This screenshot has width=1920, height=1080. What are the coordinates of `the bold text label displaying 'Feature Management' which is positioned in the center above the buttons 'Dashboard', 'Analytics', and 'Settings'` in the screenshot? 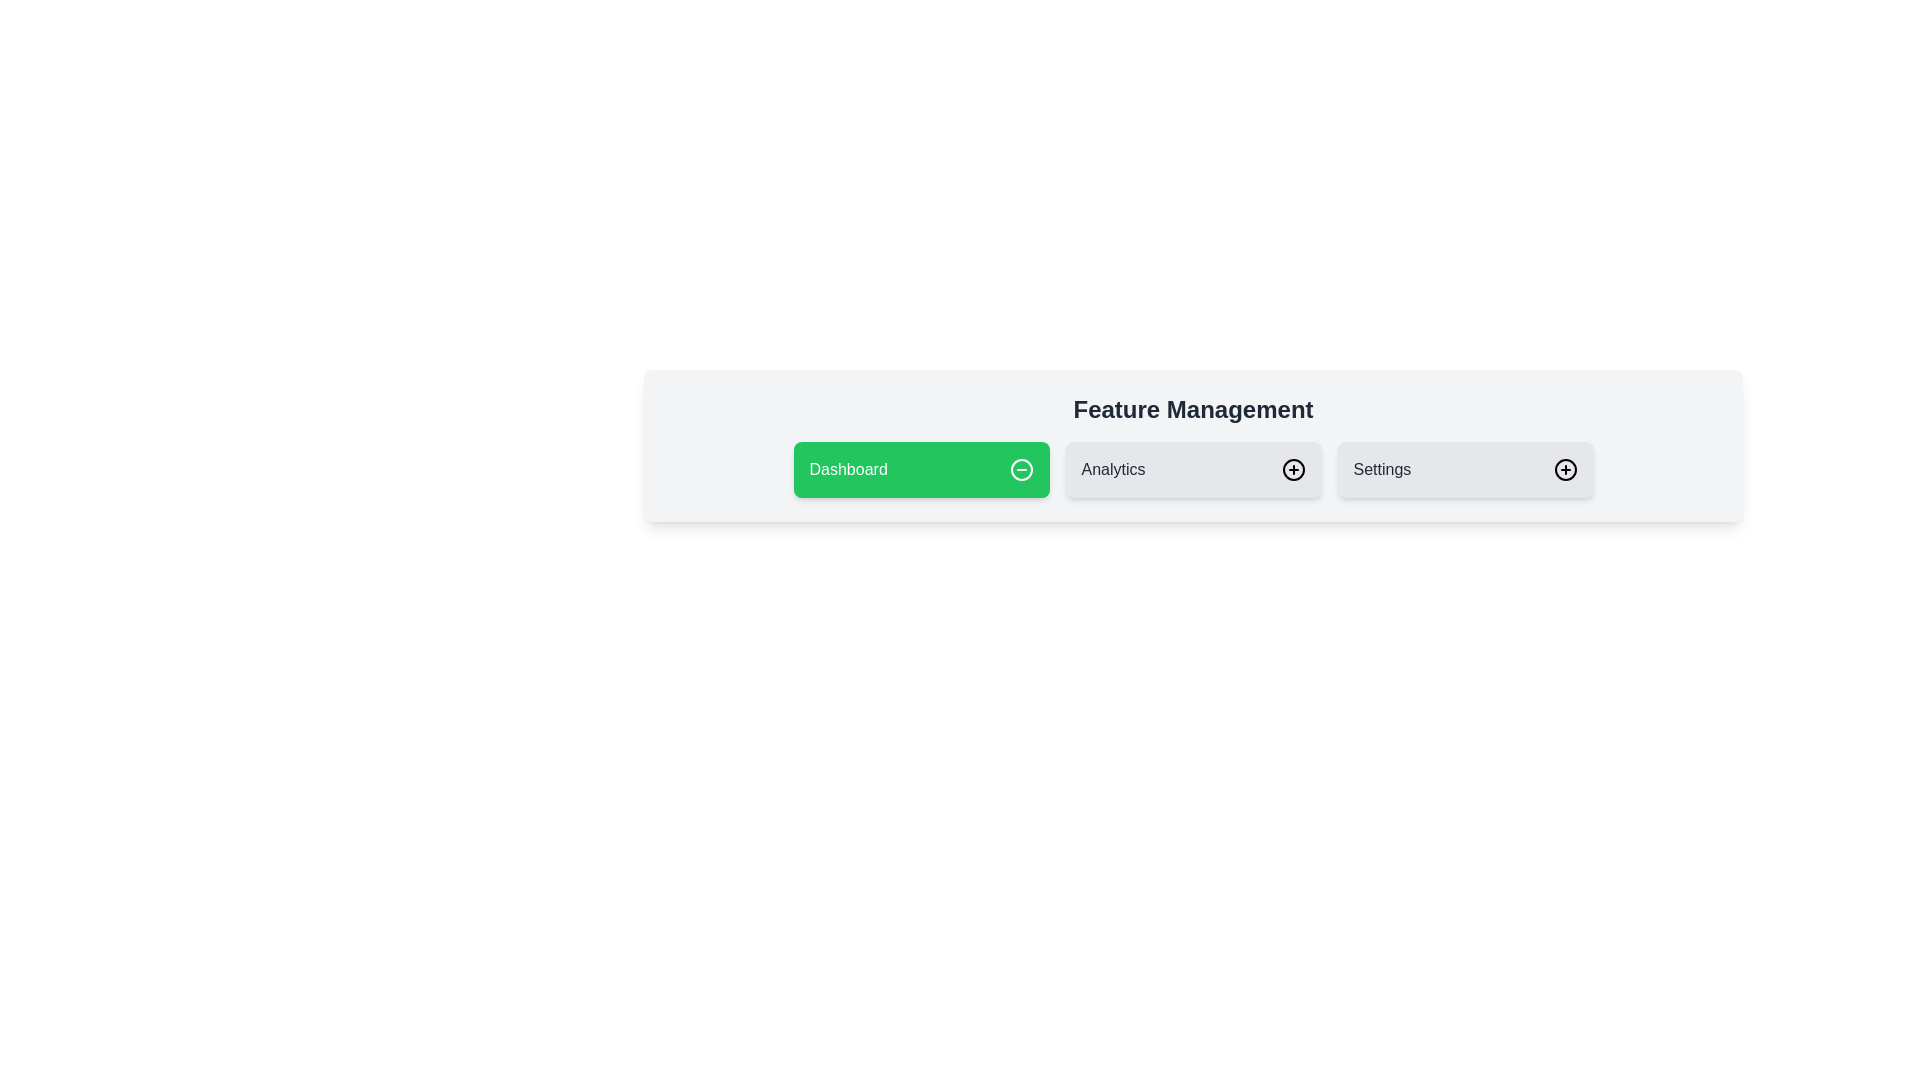 It's located at (1193, 408).